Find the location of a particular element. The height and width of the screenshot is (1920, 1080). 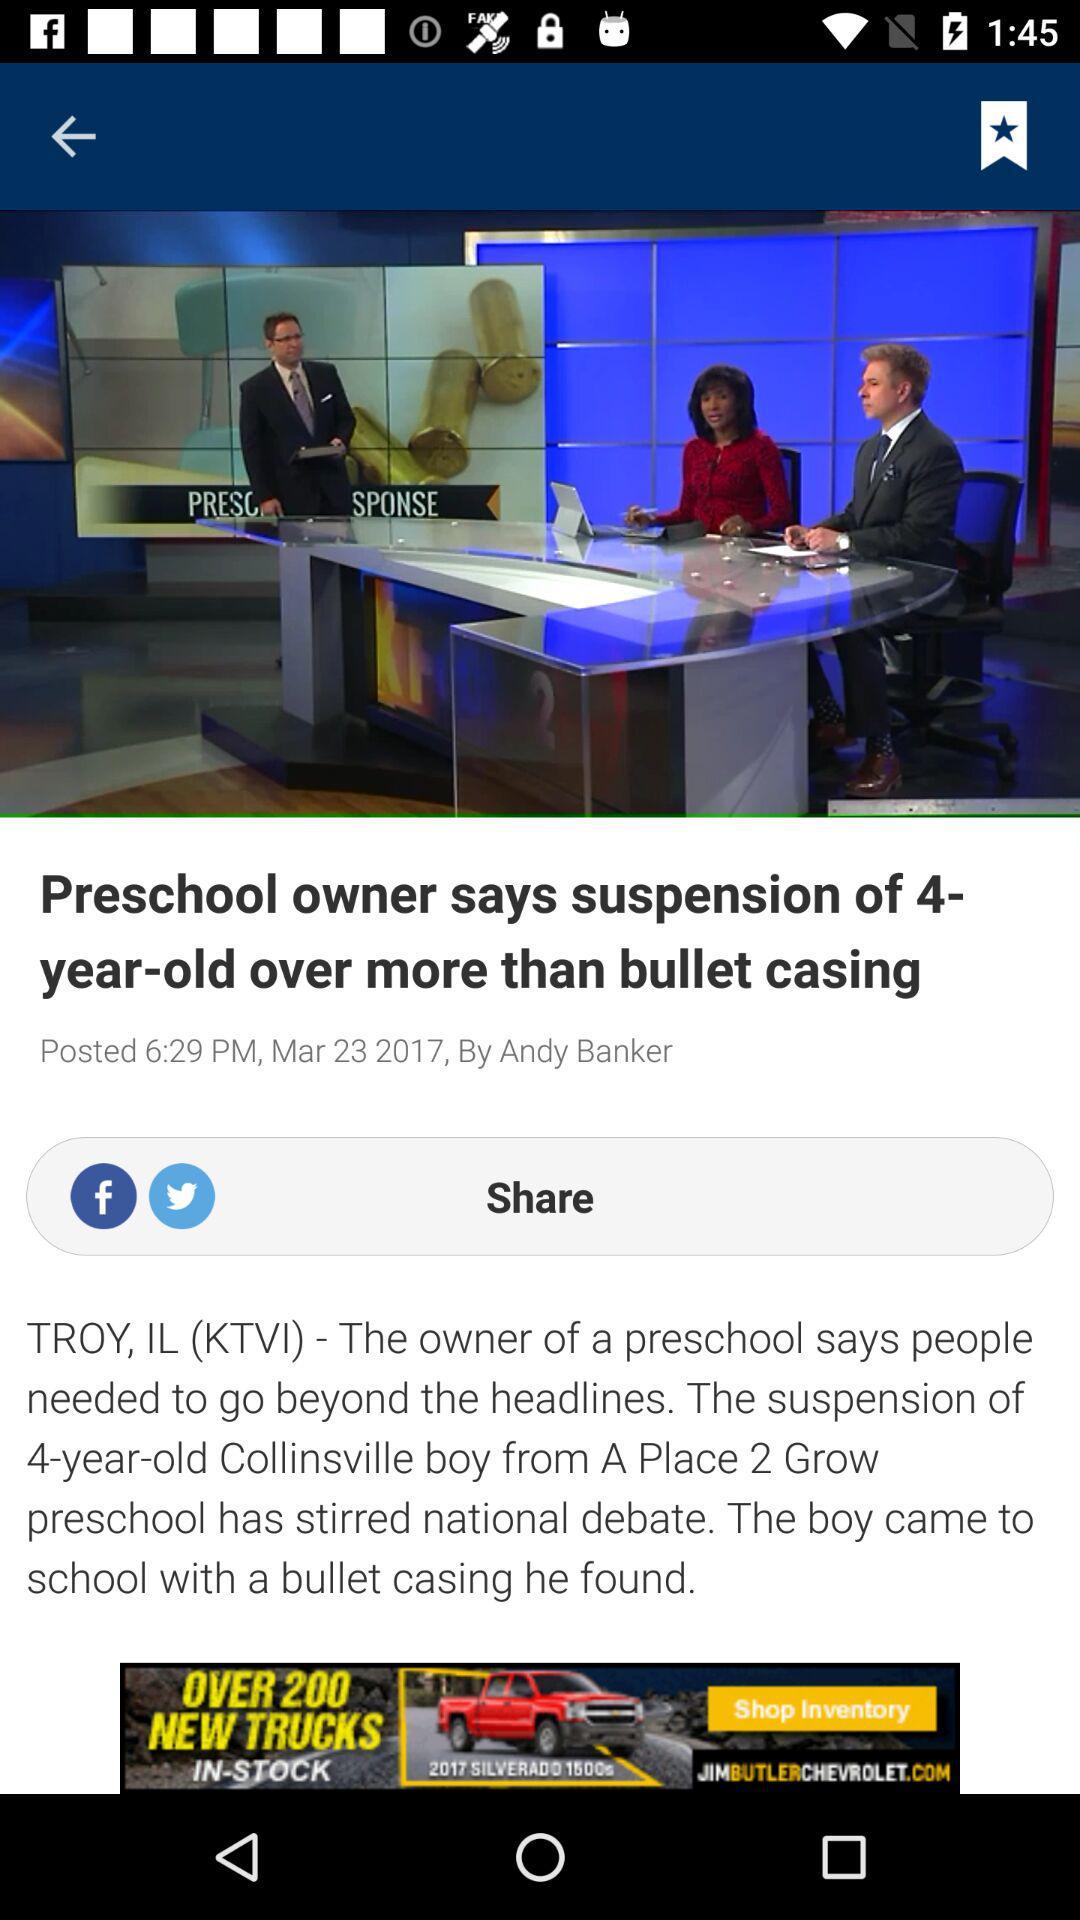

the bookmark icon is located at coordinates (1004, 135).